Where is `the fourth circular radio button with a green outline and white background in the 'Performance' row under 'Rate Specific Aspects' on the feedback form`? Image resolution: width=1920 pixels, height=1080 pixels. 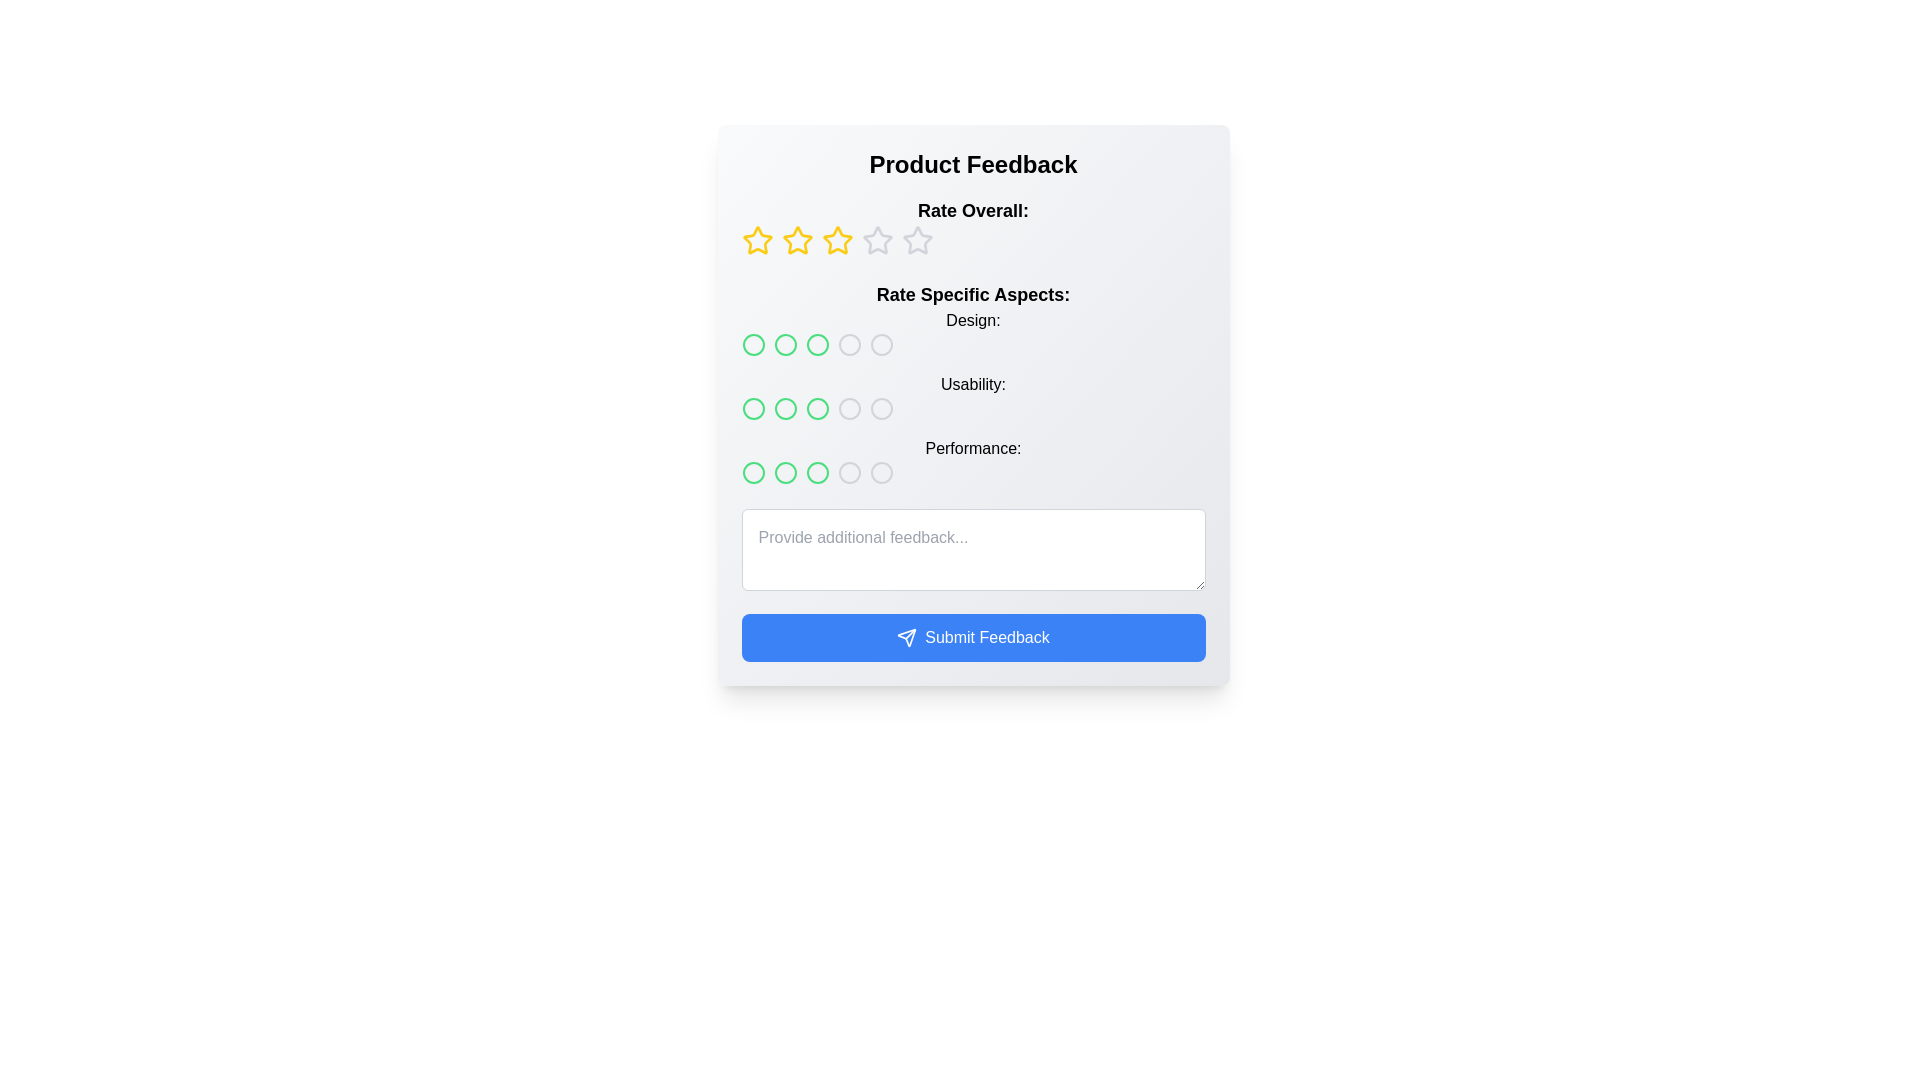
the fourth circular radio button with a green outline and white background in the 'Performance' row under 'Rate Specific Aspects' on the feedback form is located at coordinates (817, 473).